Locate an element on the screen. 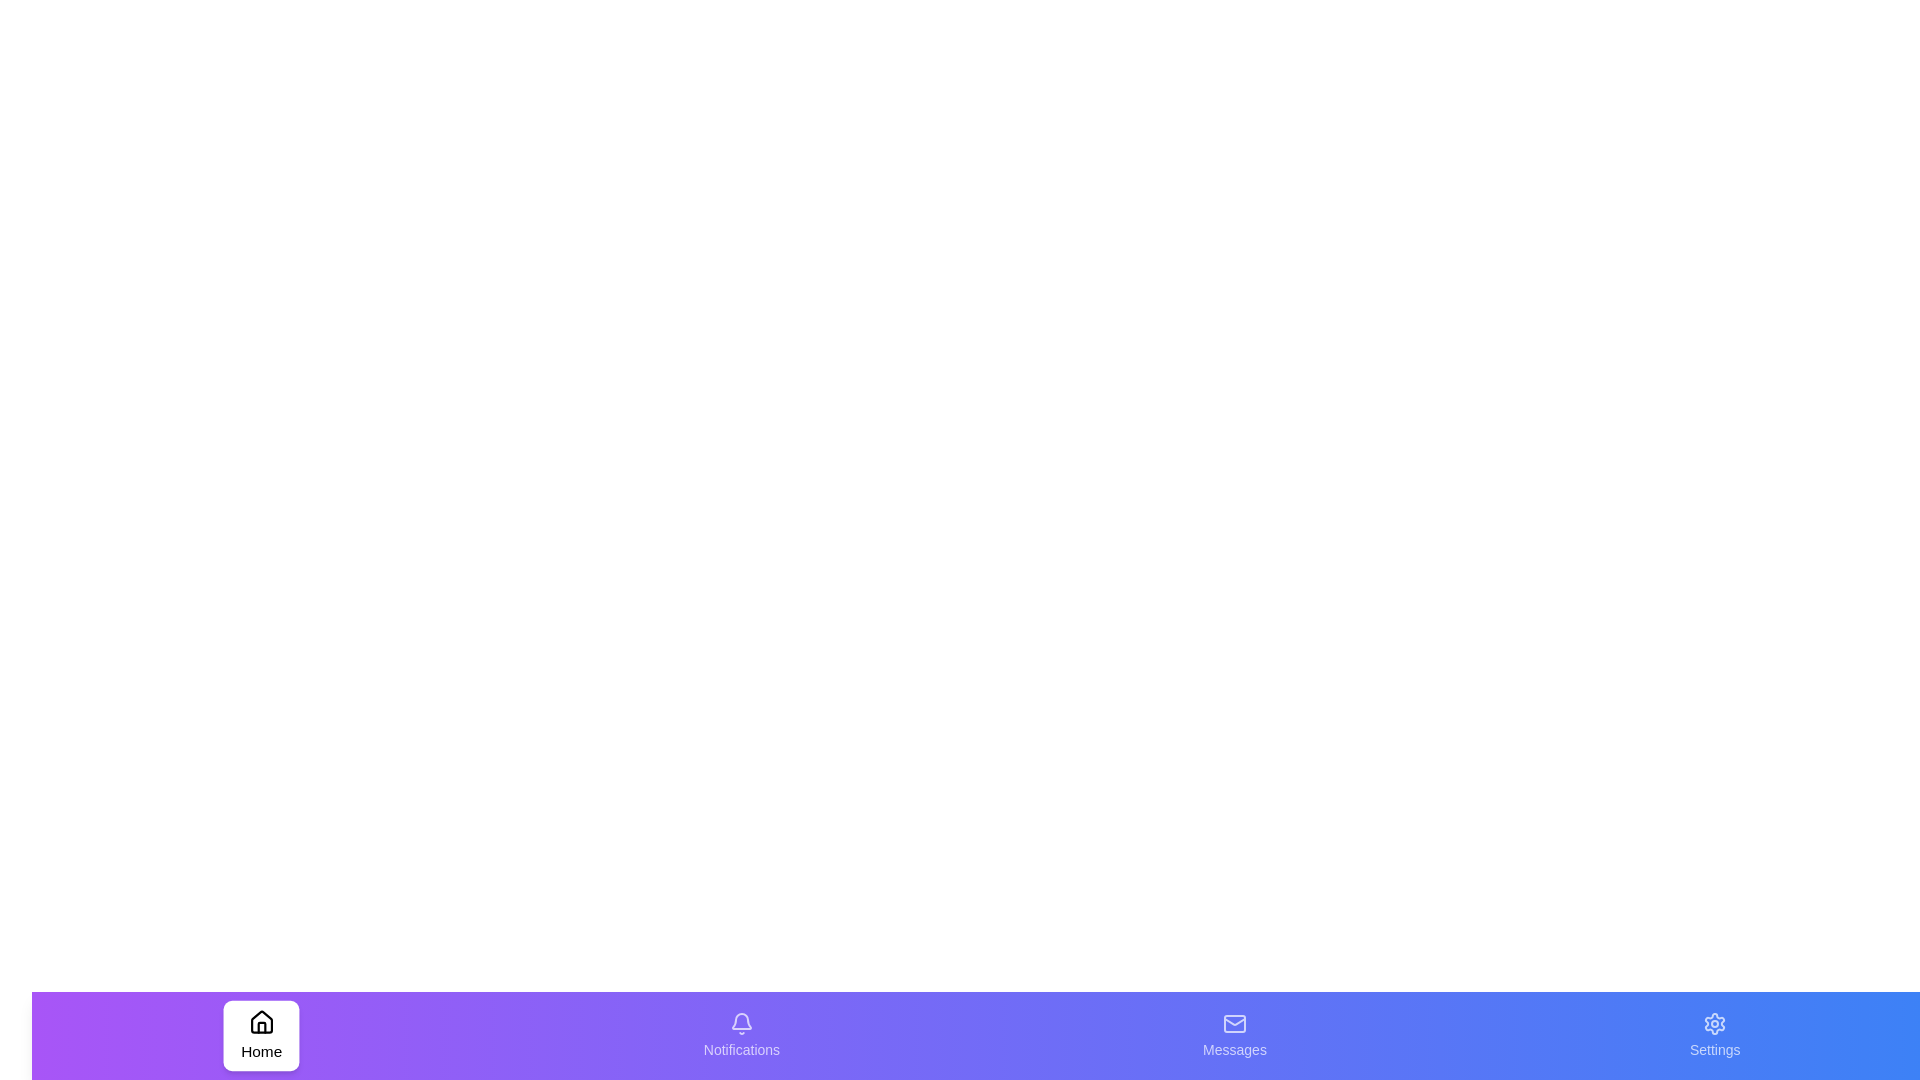  the tab corresponding to Settings by clicking its icon is located at coordinates (1713, 1035).